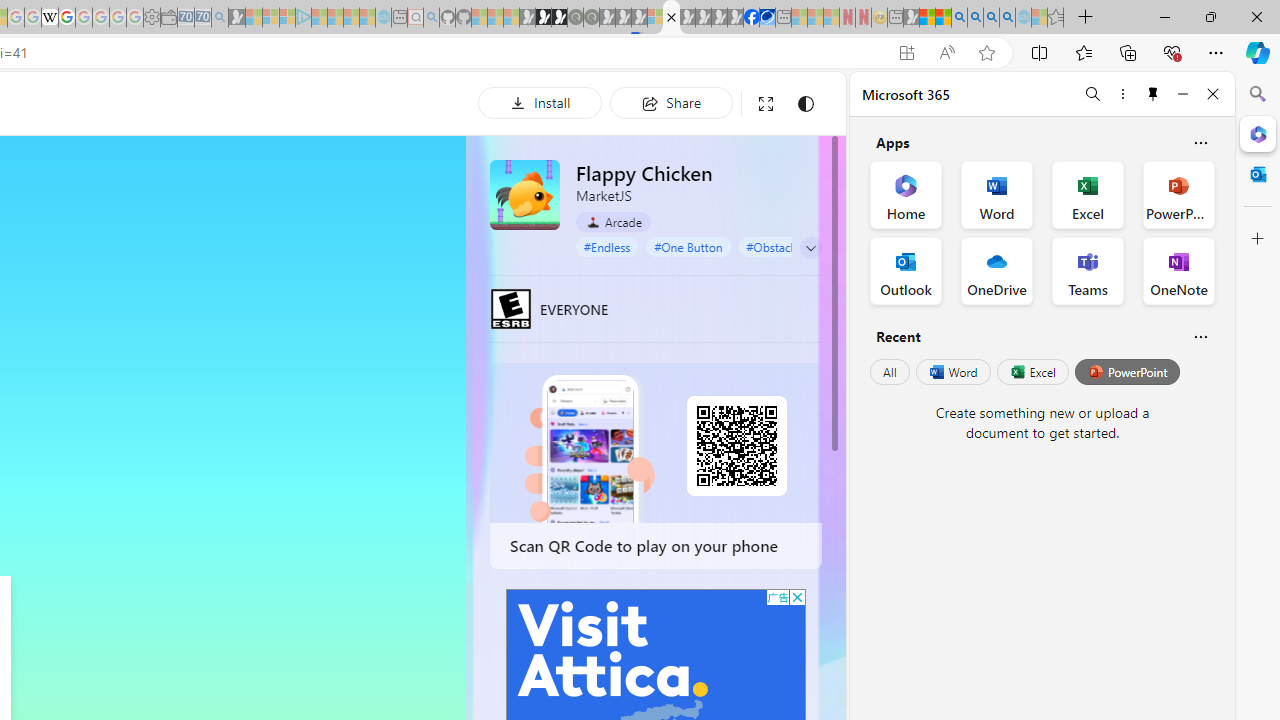  I want to click on 'Unpin side pane', so click(1153, 93).